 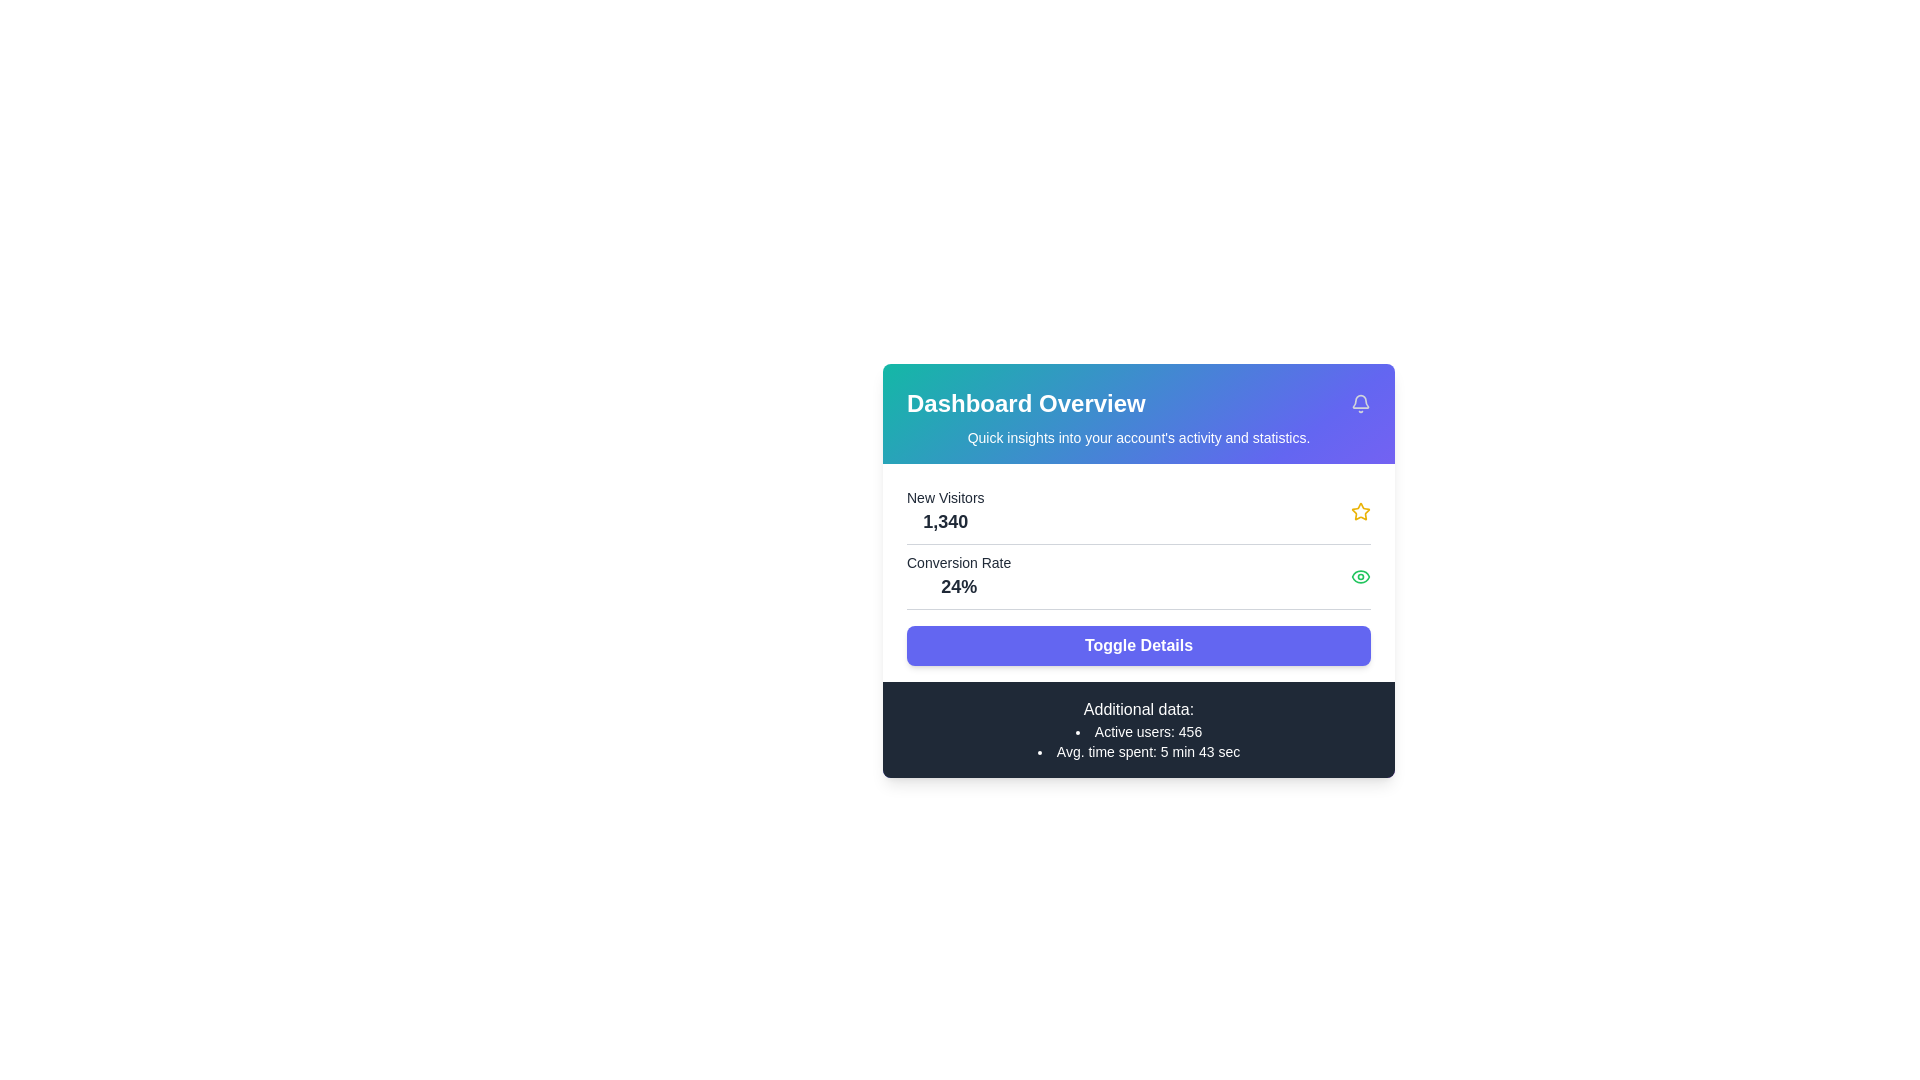 I want to click on the 'New Visitors' text label which is located in the 'Dashboard Overview' section, positioned at the top-left side of the card layout, so click(x=944, y=496).